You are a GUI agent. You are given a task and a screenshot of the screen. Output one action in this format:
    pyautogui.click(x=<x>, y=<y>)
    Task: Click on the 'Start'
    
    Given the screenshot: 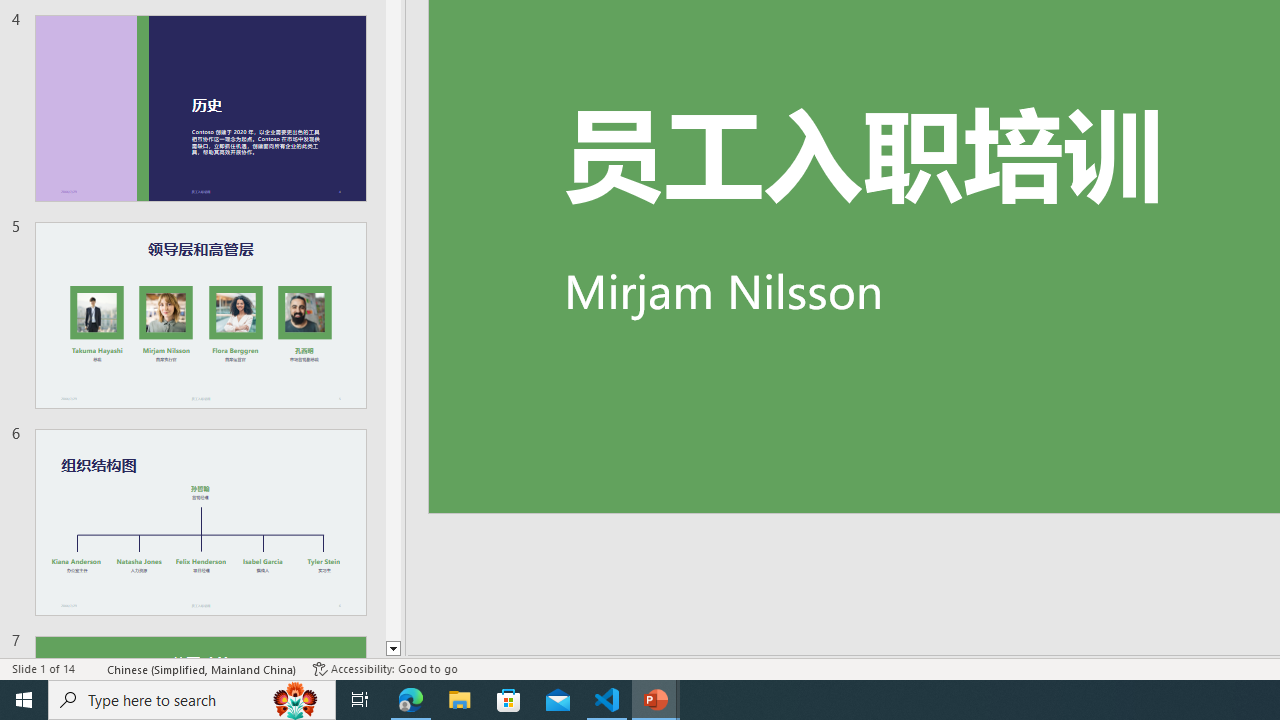 What is the action you would take?
    pyautogui.click(x=24, y=698)
    